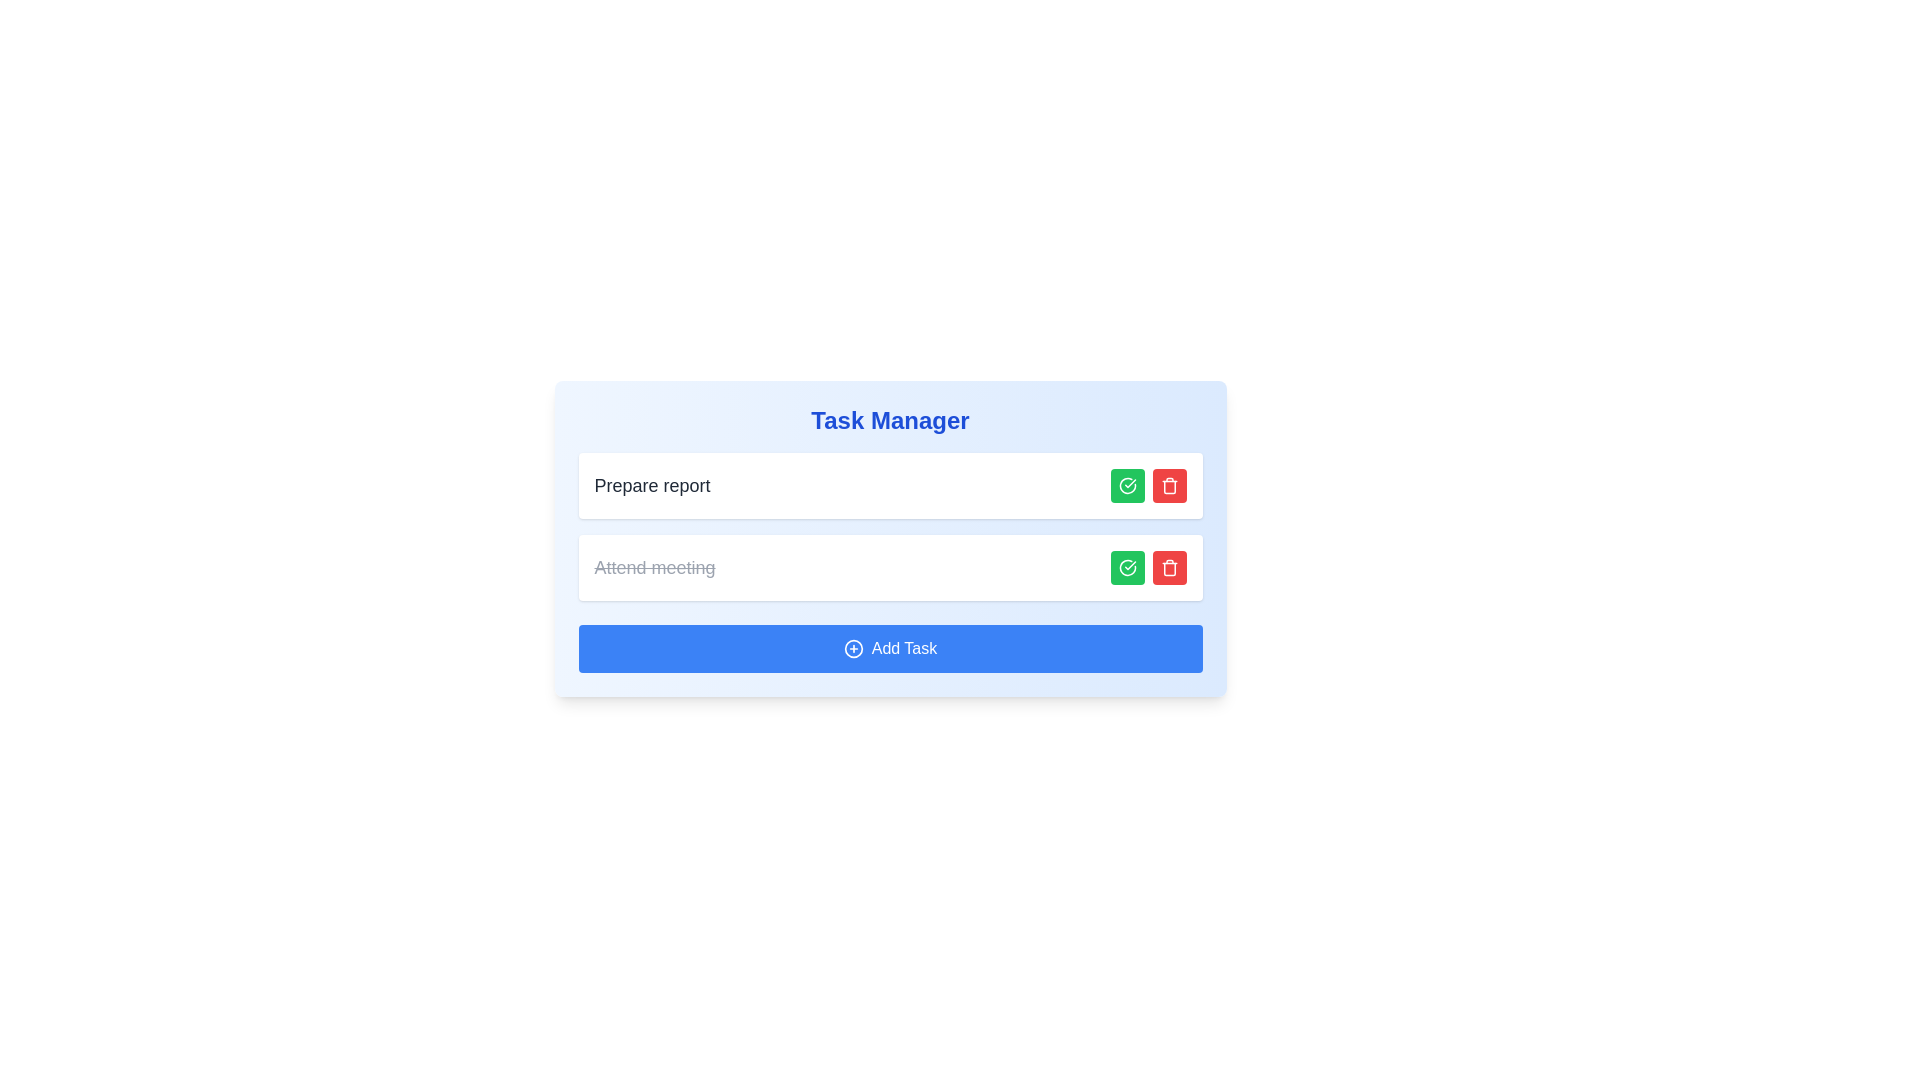 This screenshot has height=1080, width=1920. Describe the element at coordinates (1127, 567) in the screenshot. I see `the green circular button with a checkmark icon located on the right side of the second row in the task list, which signifies completion for the task 'Attend meeting'` at that location.